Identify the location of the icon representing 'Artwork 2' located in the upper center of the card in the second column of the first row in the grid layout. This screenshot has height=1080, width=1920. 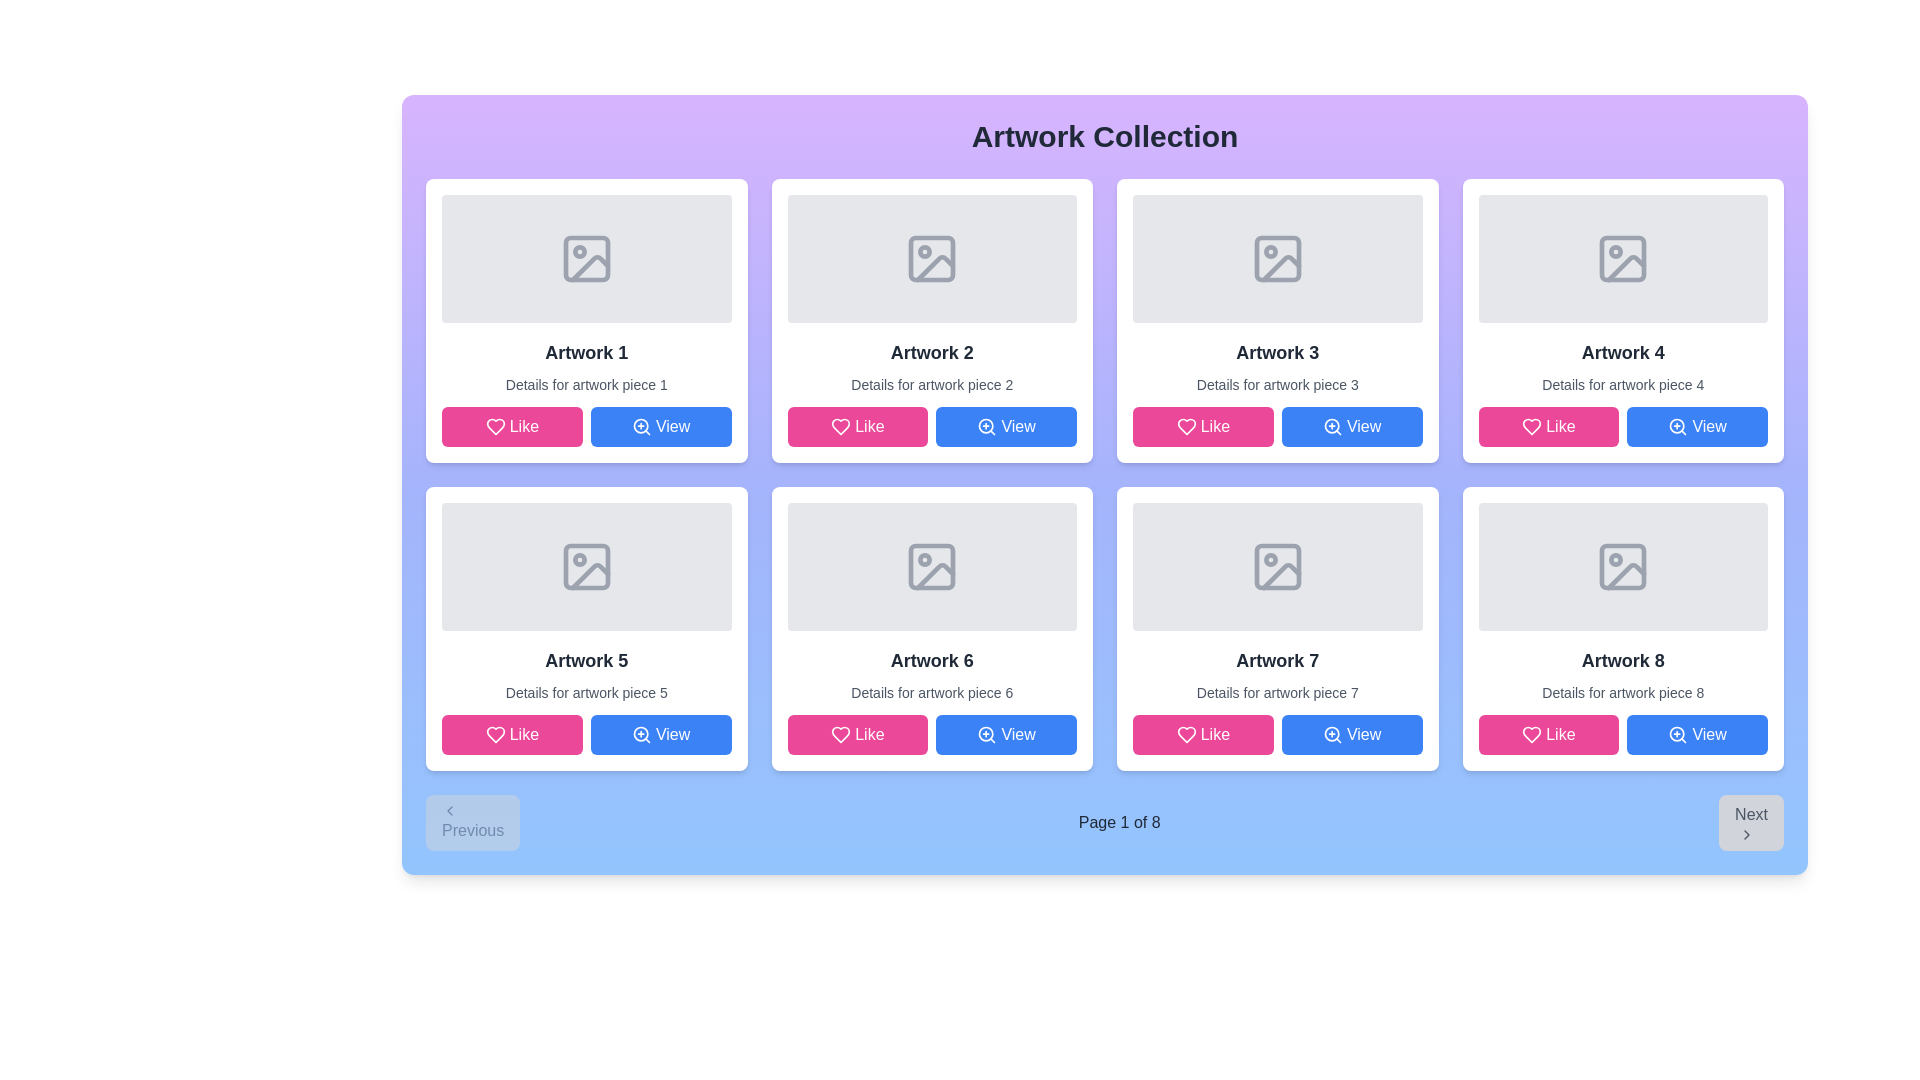
(931, 257).